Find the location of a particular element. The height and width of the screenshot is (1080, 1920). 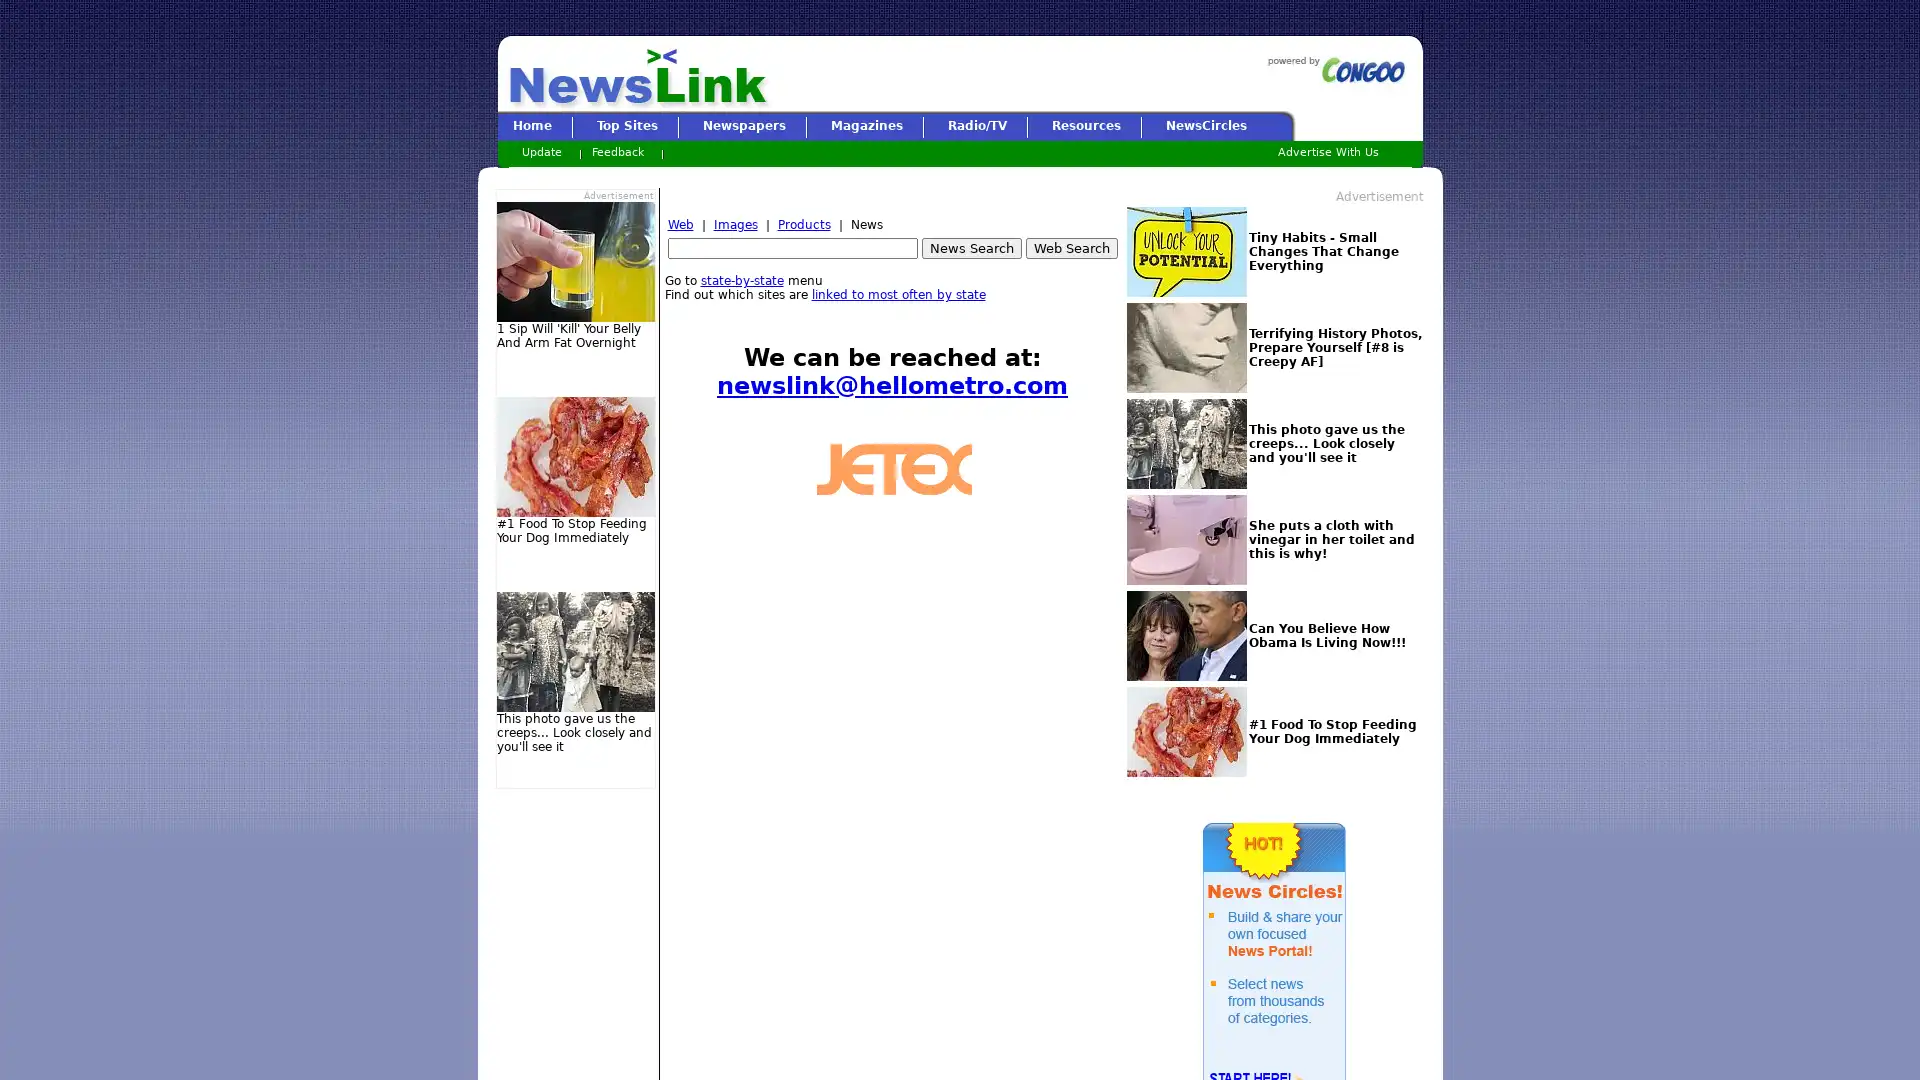

News Search is located at coordinates (970, 247).